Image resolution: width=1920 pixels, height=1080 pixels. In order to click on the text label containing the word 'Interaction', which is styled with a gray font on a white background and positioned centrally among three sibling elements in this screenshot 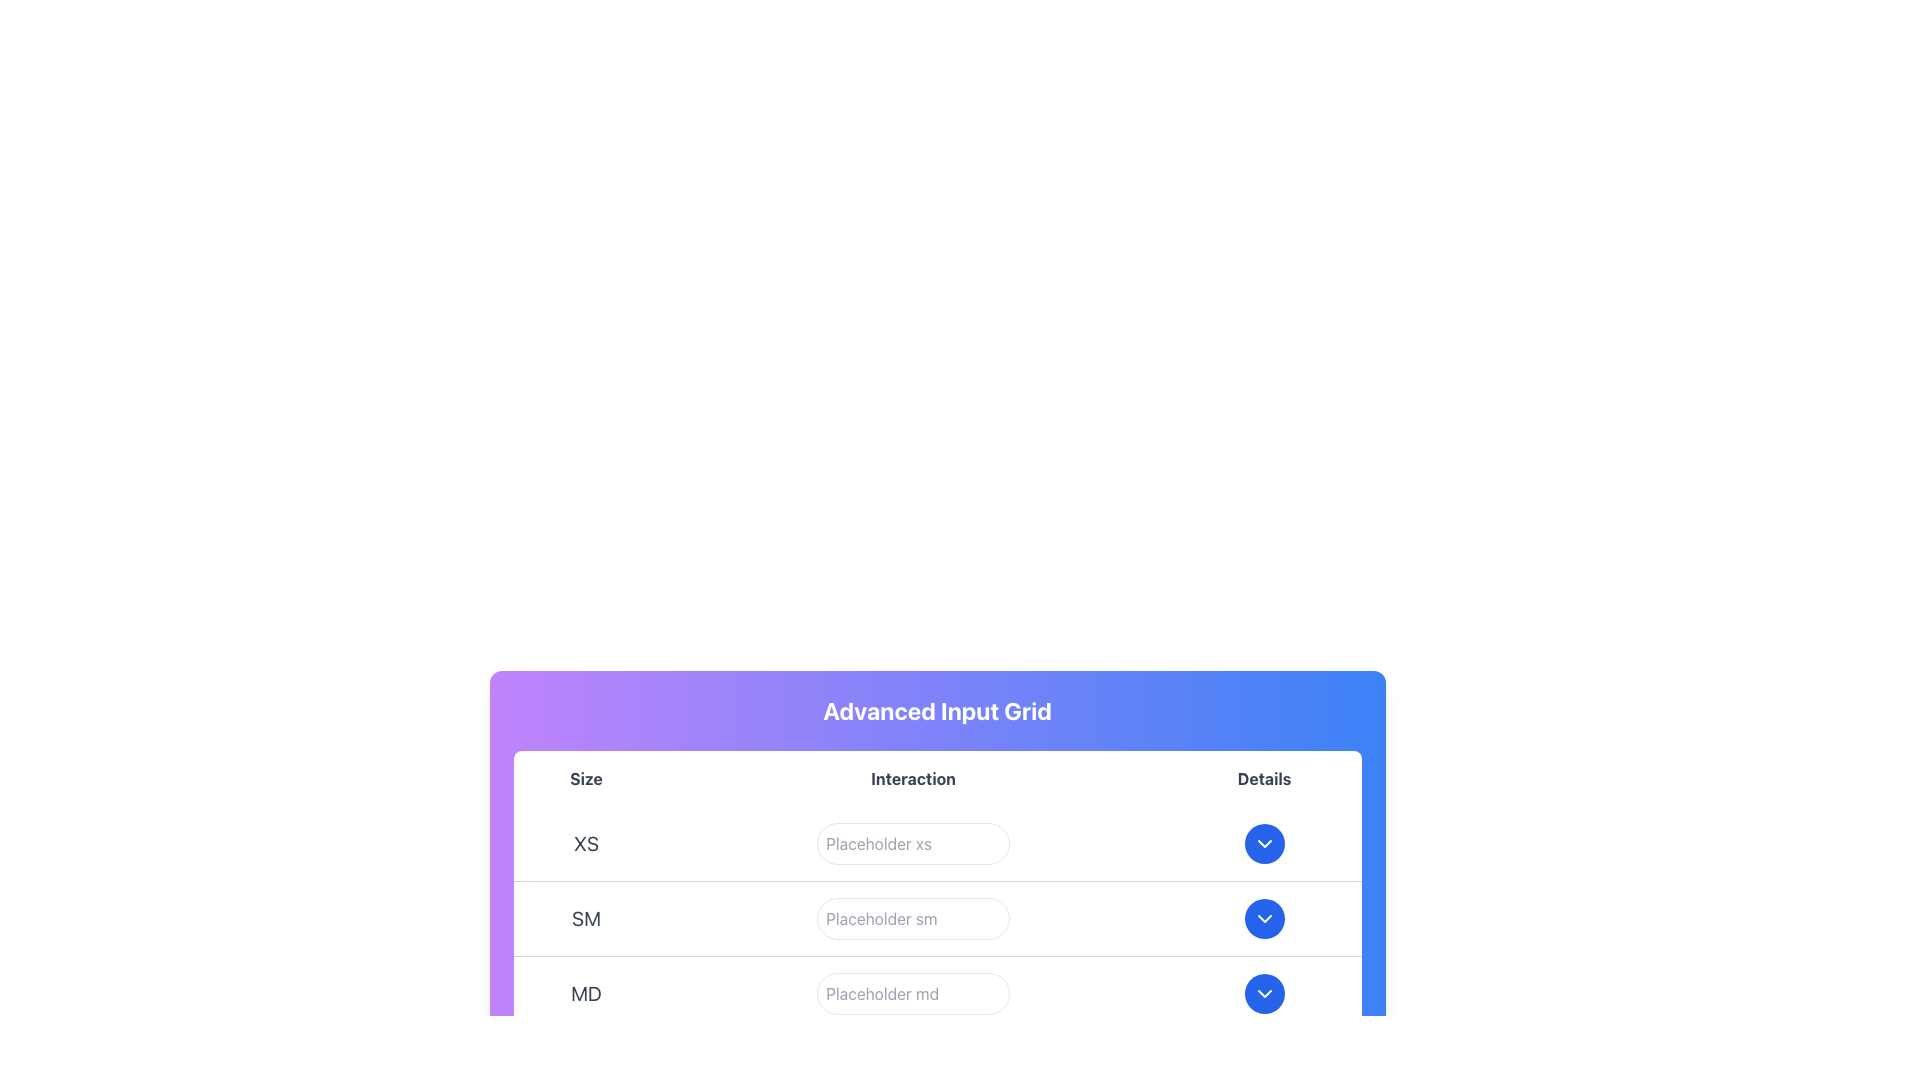, I will do `click(912, 778)`.